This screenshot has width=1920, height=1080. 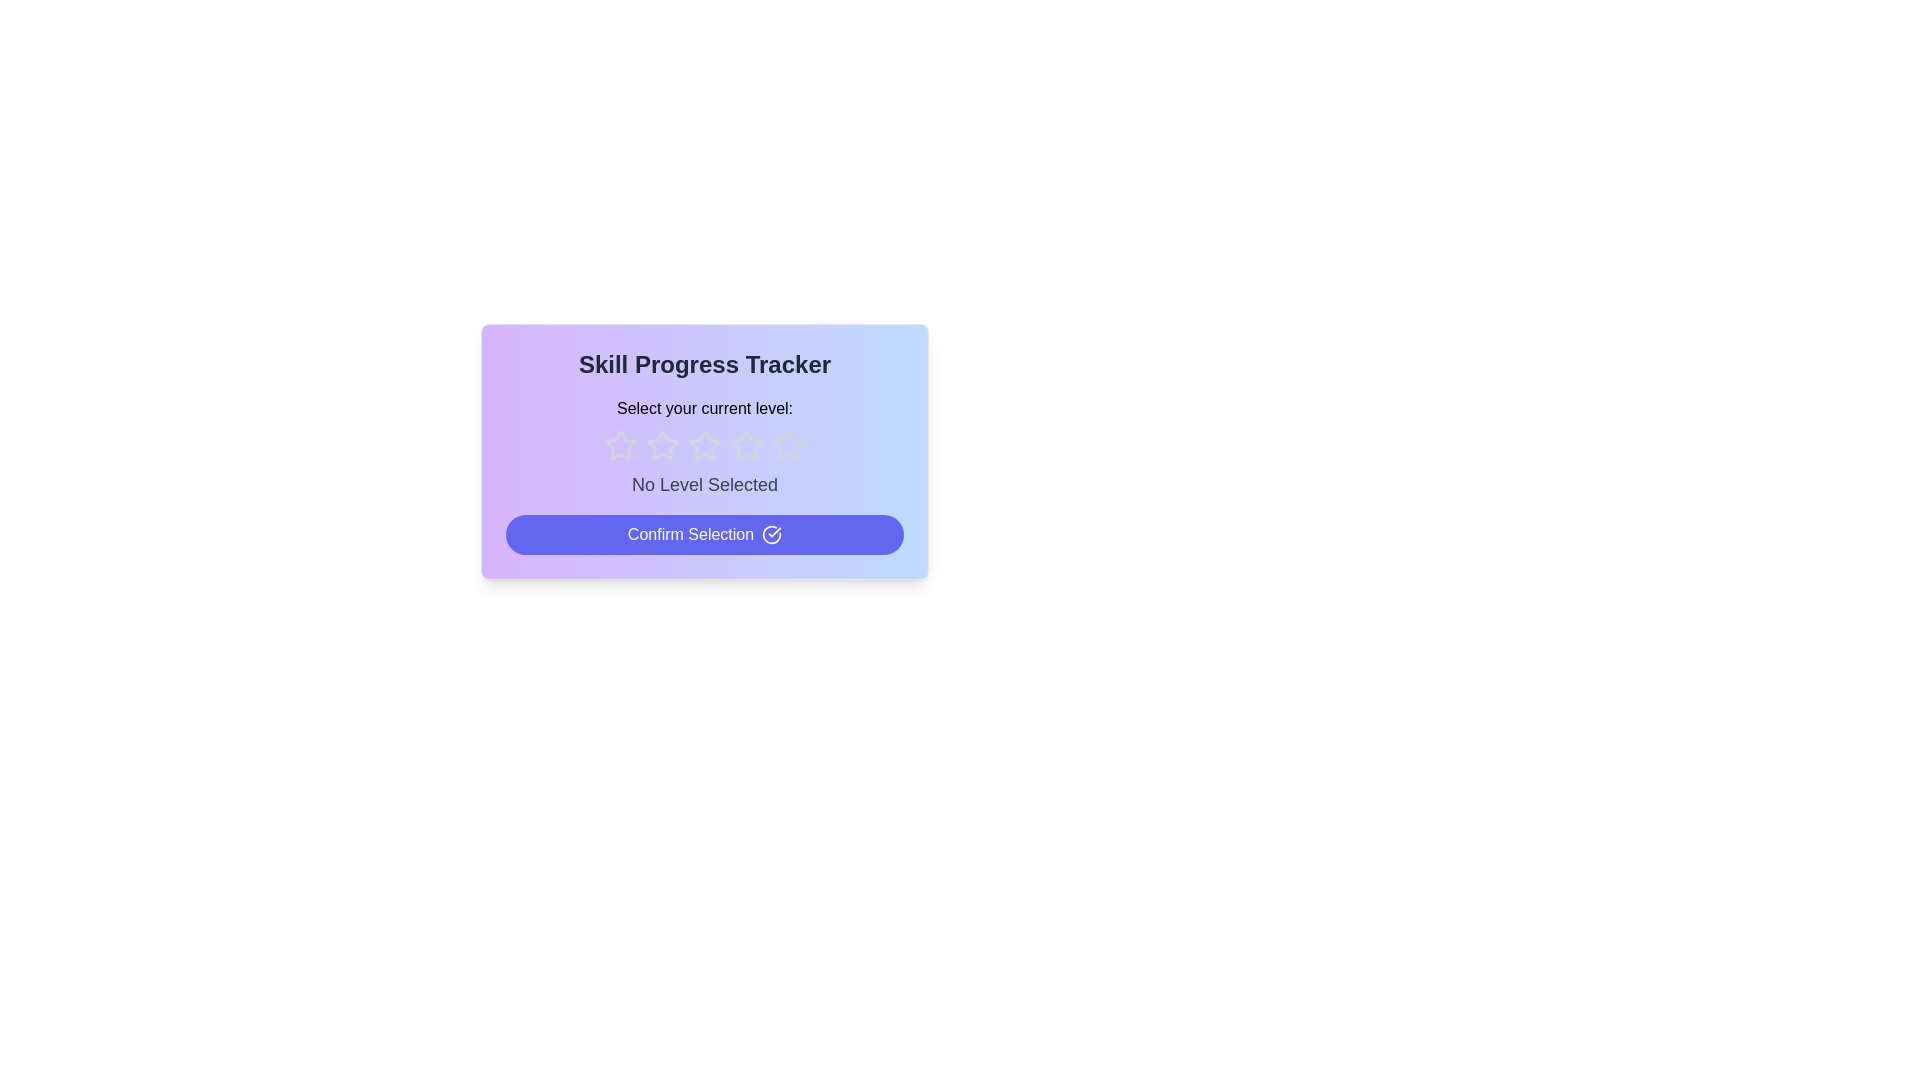 I want to click on the star corresponding to 5 to preview the rating, so click(x=787, y=445).